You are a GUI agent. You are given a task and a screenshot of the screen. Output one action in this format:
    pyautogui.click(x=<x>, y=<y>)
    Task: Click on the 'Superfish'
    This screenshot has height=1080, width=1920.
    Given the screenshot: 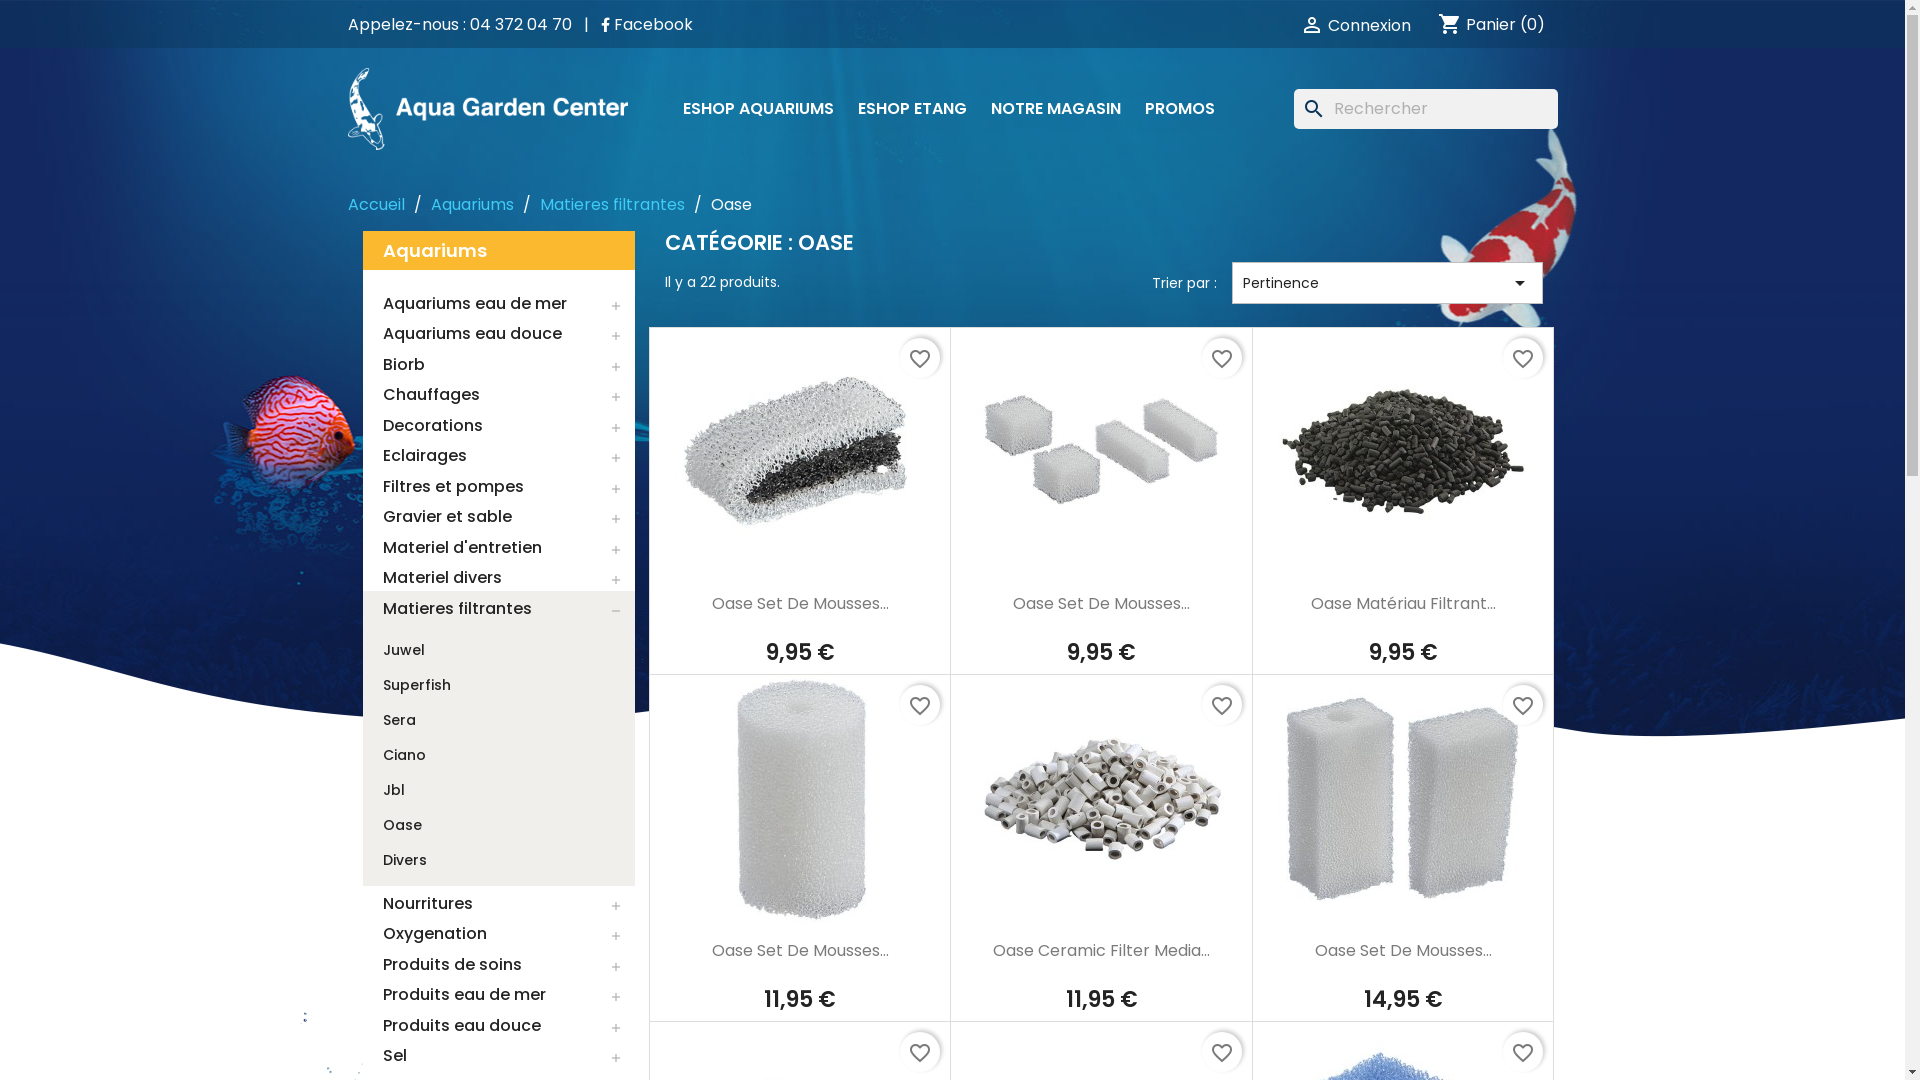 What is the action you would take?
    pyautogui.click(x=361, y=684)
    